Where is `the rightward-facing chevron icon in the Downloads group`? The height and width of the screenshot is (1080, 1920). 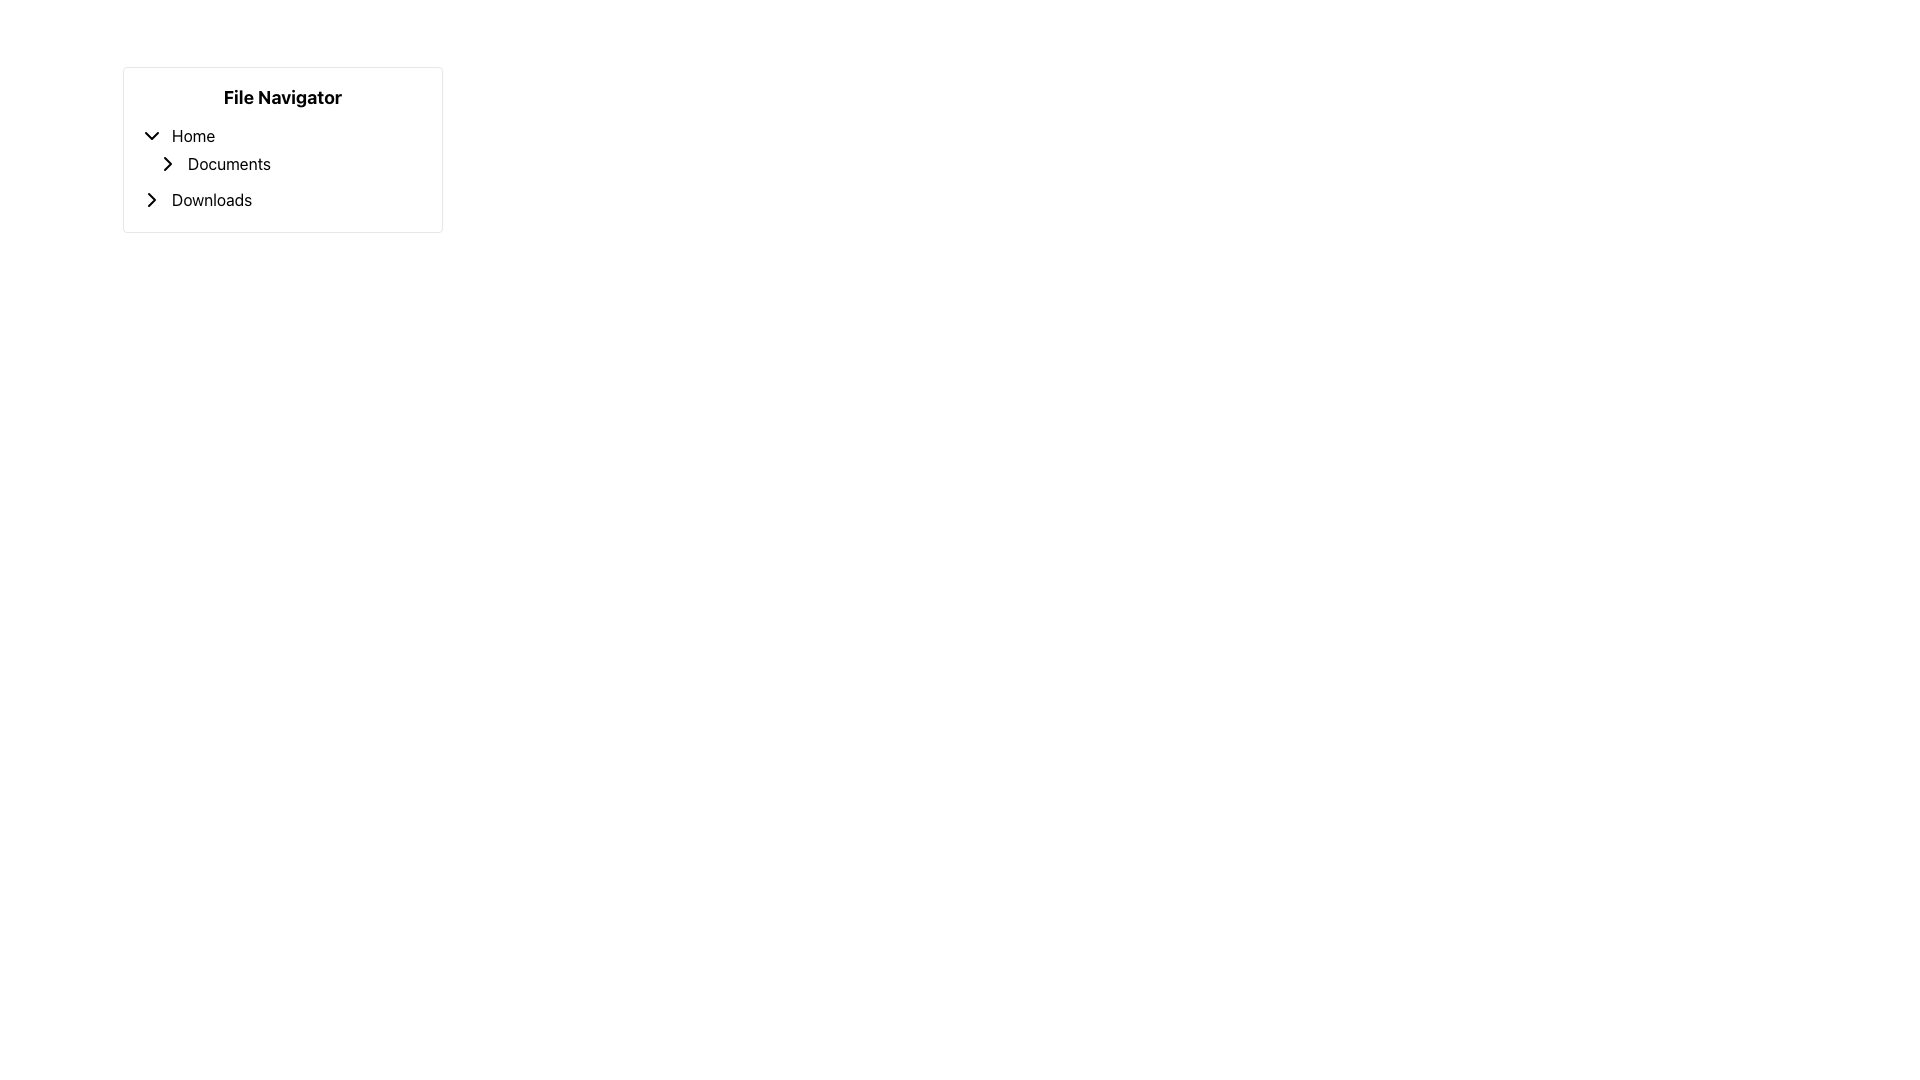
the rightward-facing chevron icon in the Downloads group is located at coordinates (151, 200).